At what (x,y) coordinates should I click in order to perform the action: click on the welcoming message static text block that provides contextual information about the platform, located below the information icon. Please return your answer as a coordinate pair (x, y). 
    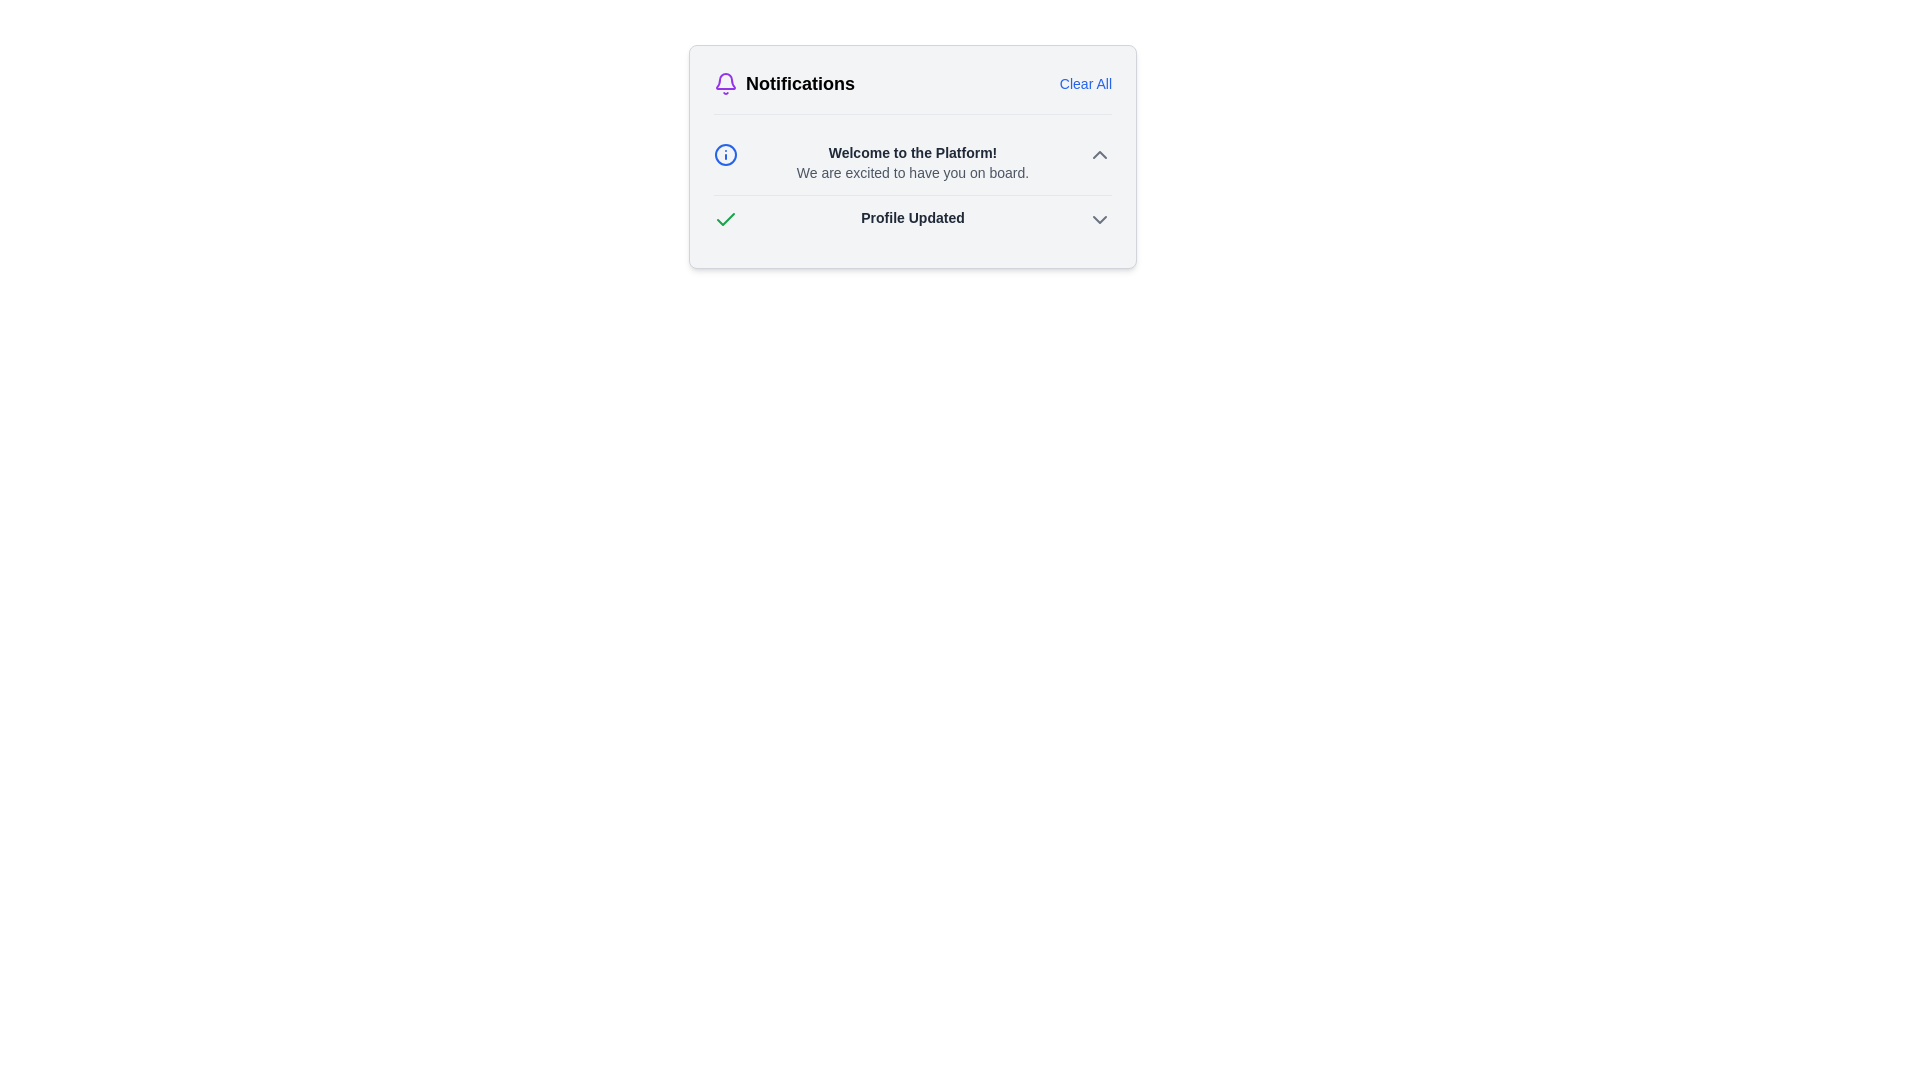
    Looking at the image, I should click on (911, 161).